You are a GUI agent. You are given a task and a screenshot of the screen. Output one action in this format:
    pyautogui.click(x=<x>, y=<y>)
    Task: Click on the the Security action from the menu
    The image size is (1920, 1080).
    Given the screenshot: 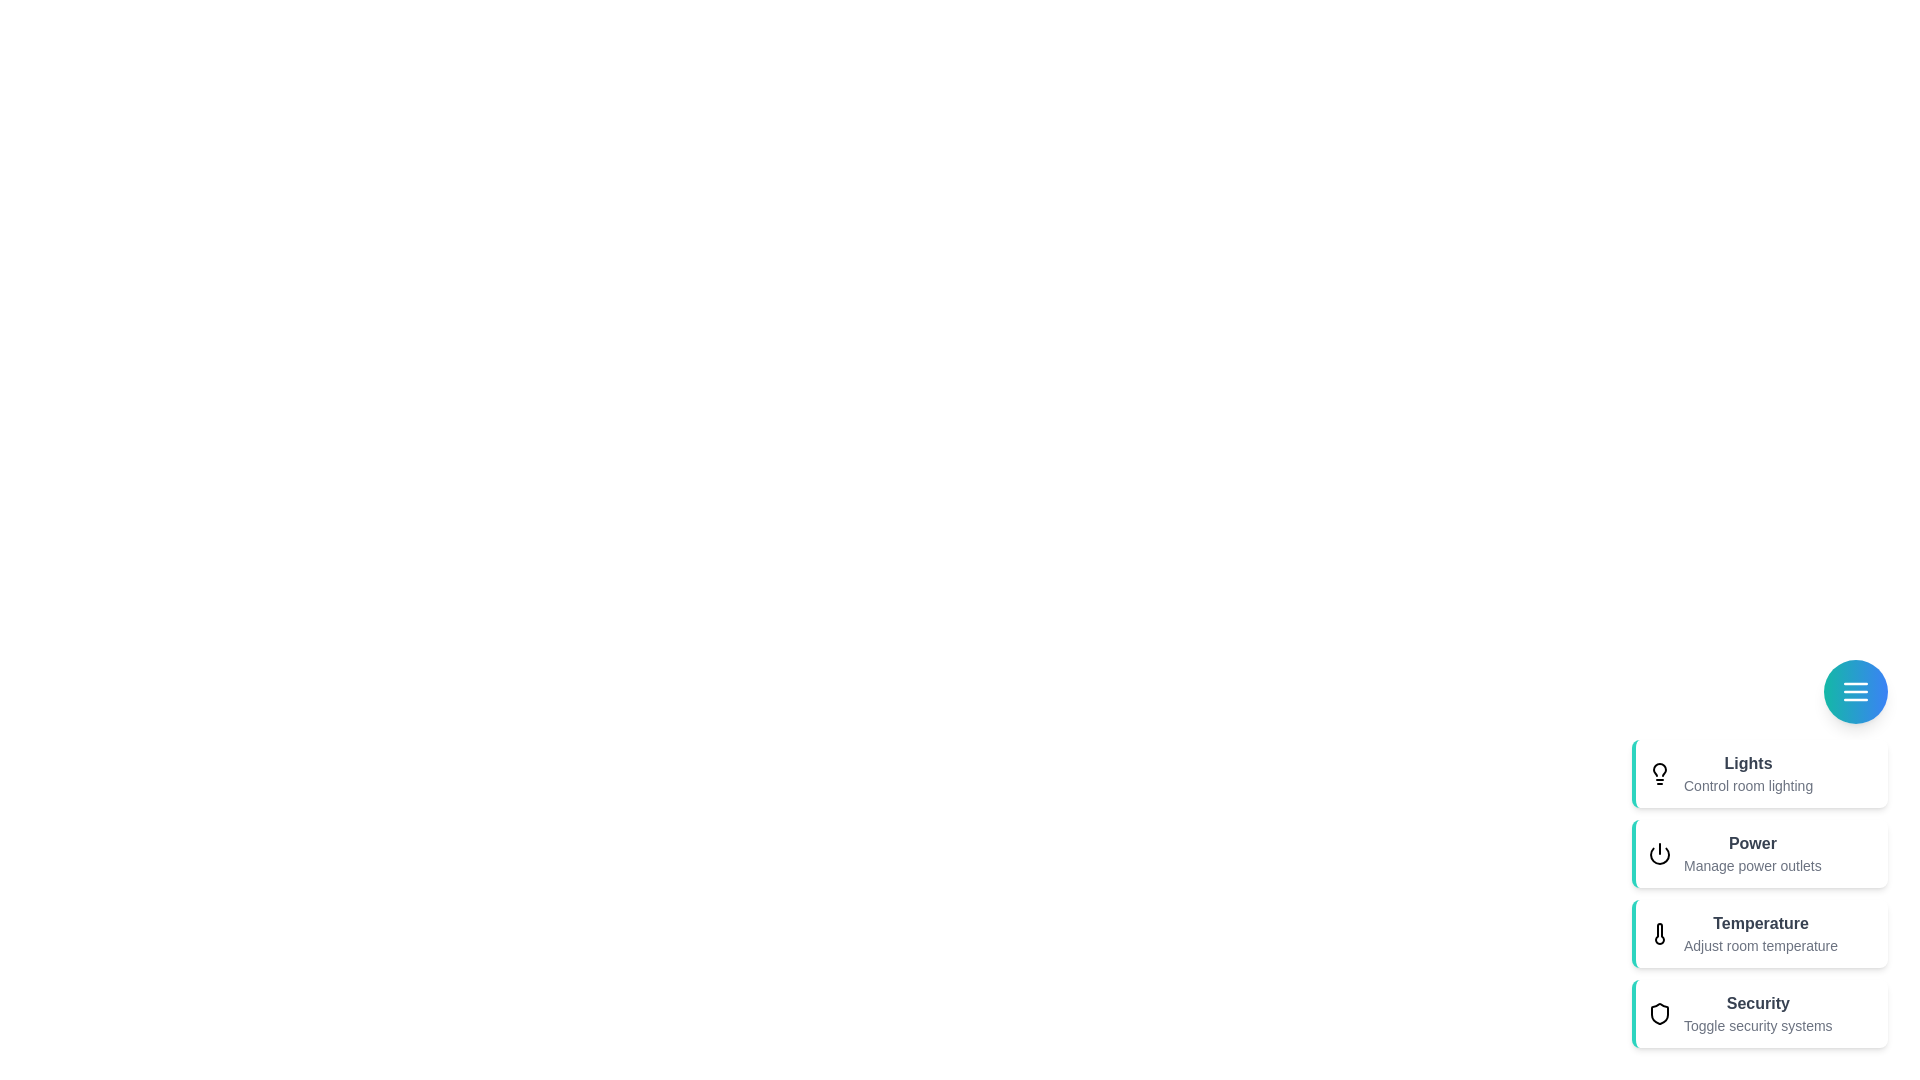 What is the action you would take?
    pyautogui.click(x=1760, y=1014)
    